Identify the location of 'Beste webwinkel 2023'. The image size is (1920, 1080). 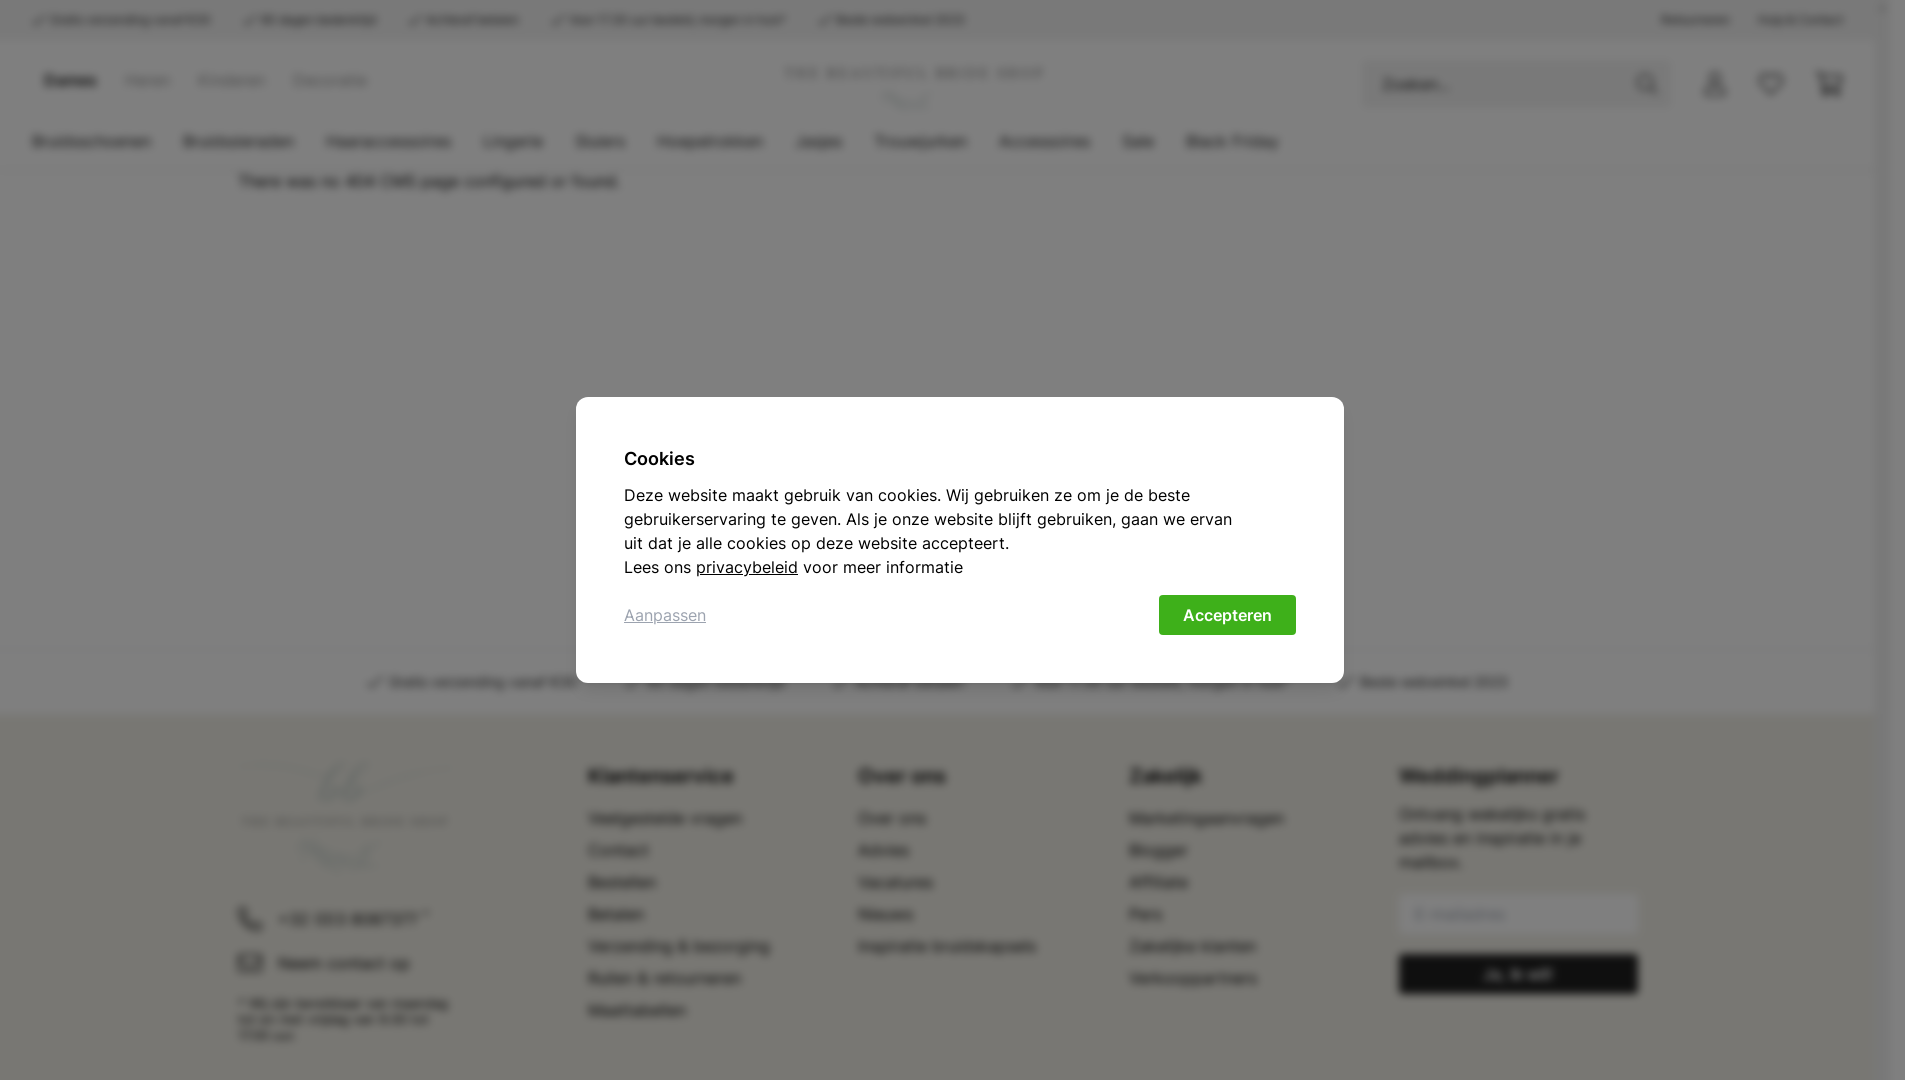
(817, 19).